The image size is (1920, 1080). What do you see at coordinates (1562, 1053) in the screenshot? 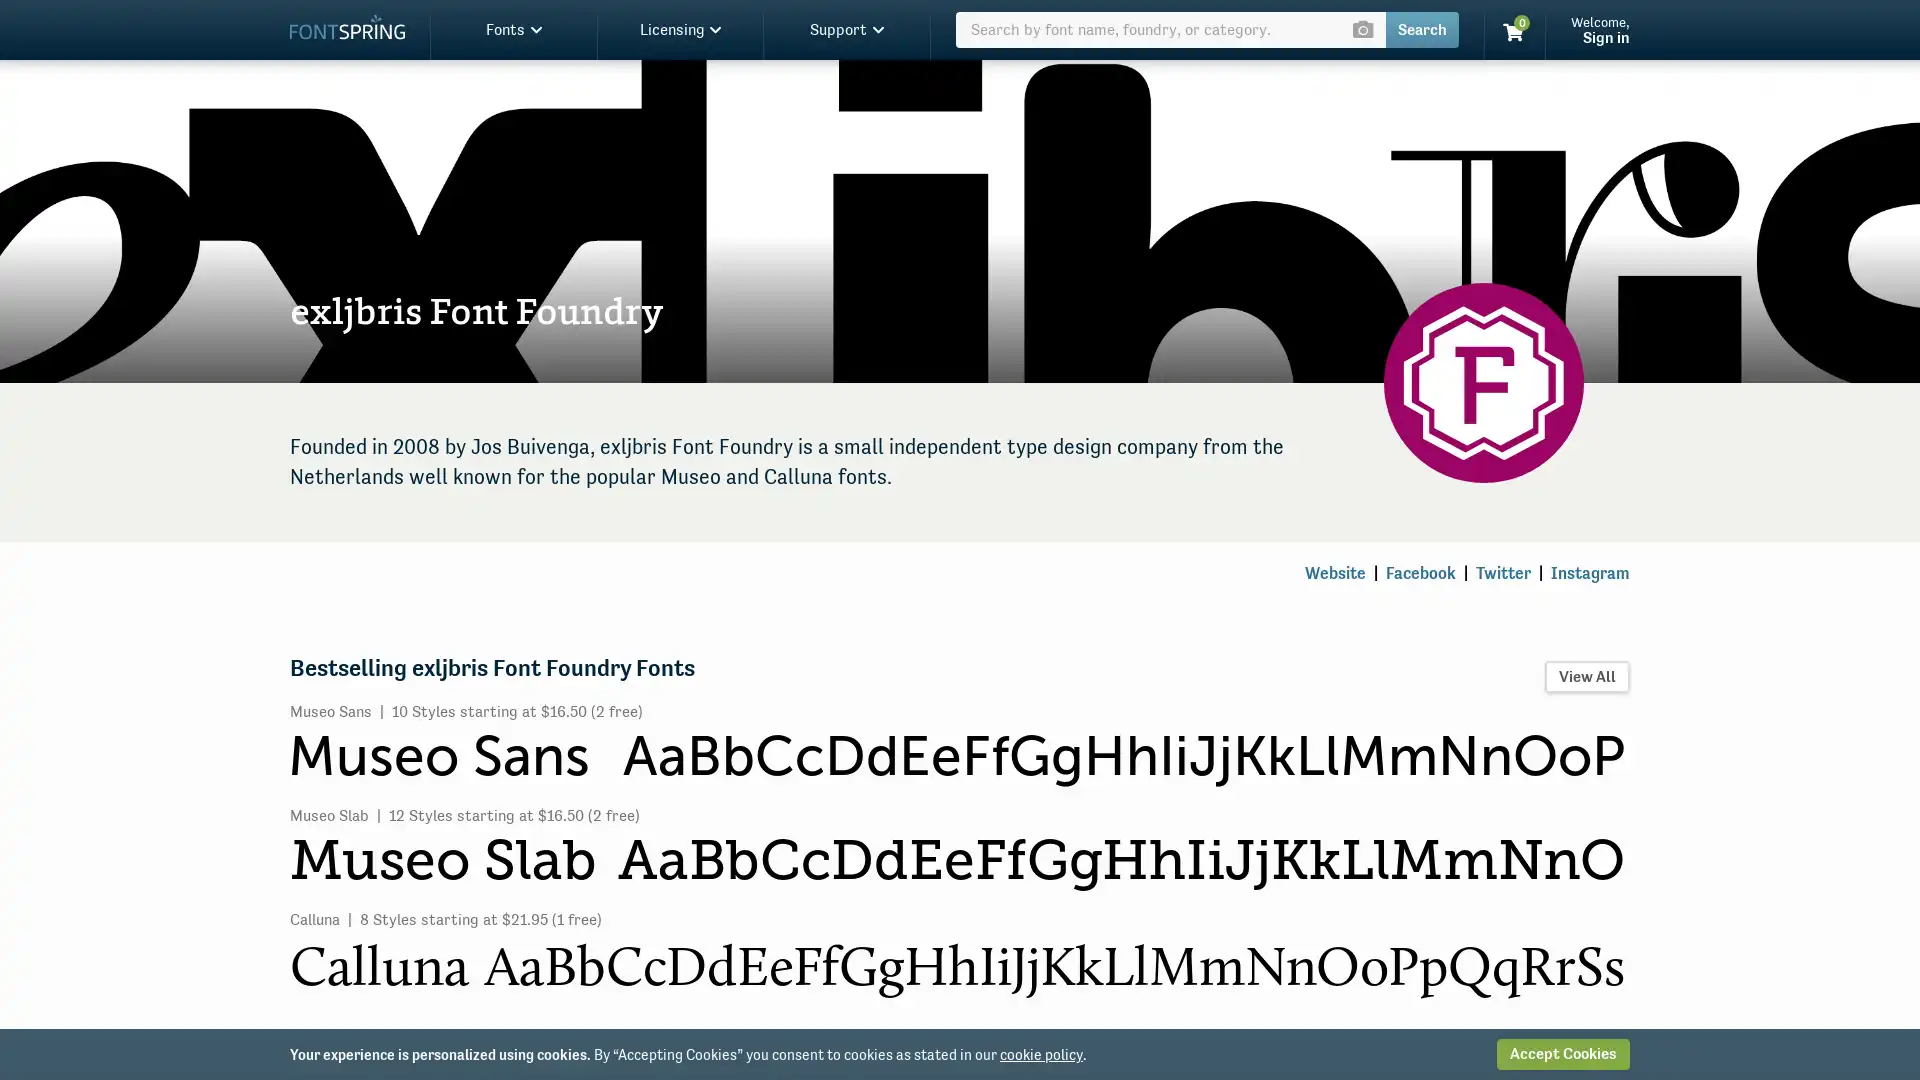
I see `Accept Cookies` at bounding box center [1562, 1053].